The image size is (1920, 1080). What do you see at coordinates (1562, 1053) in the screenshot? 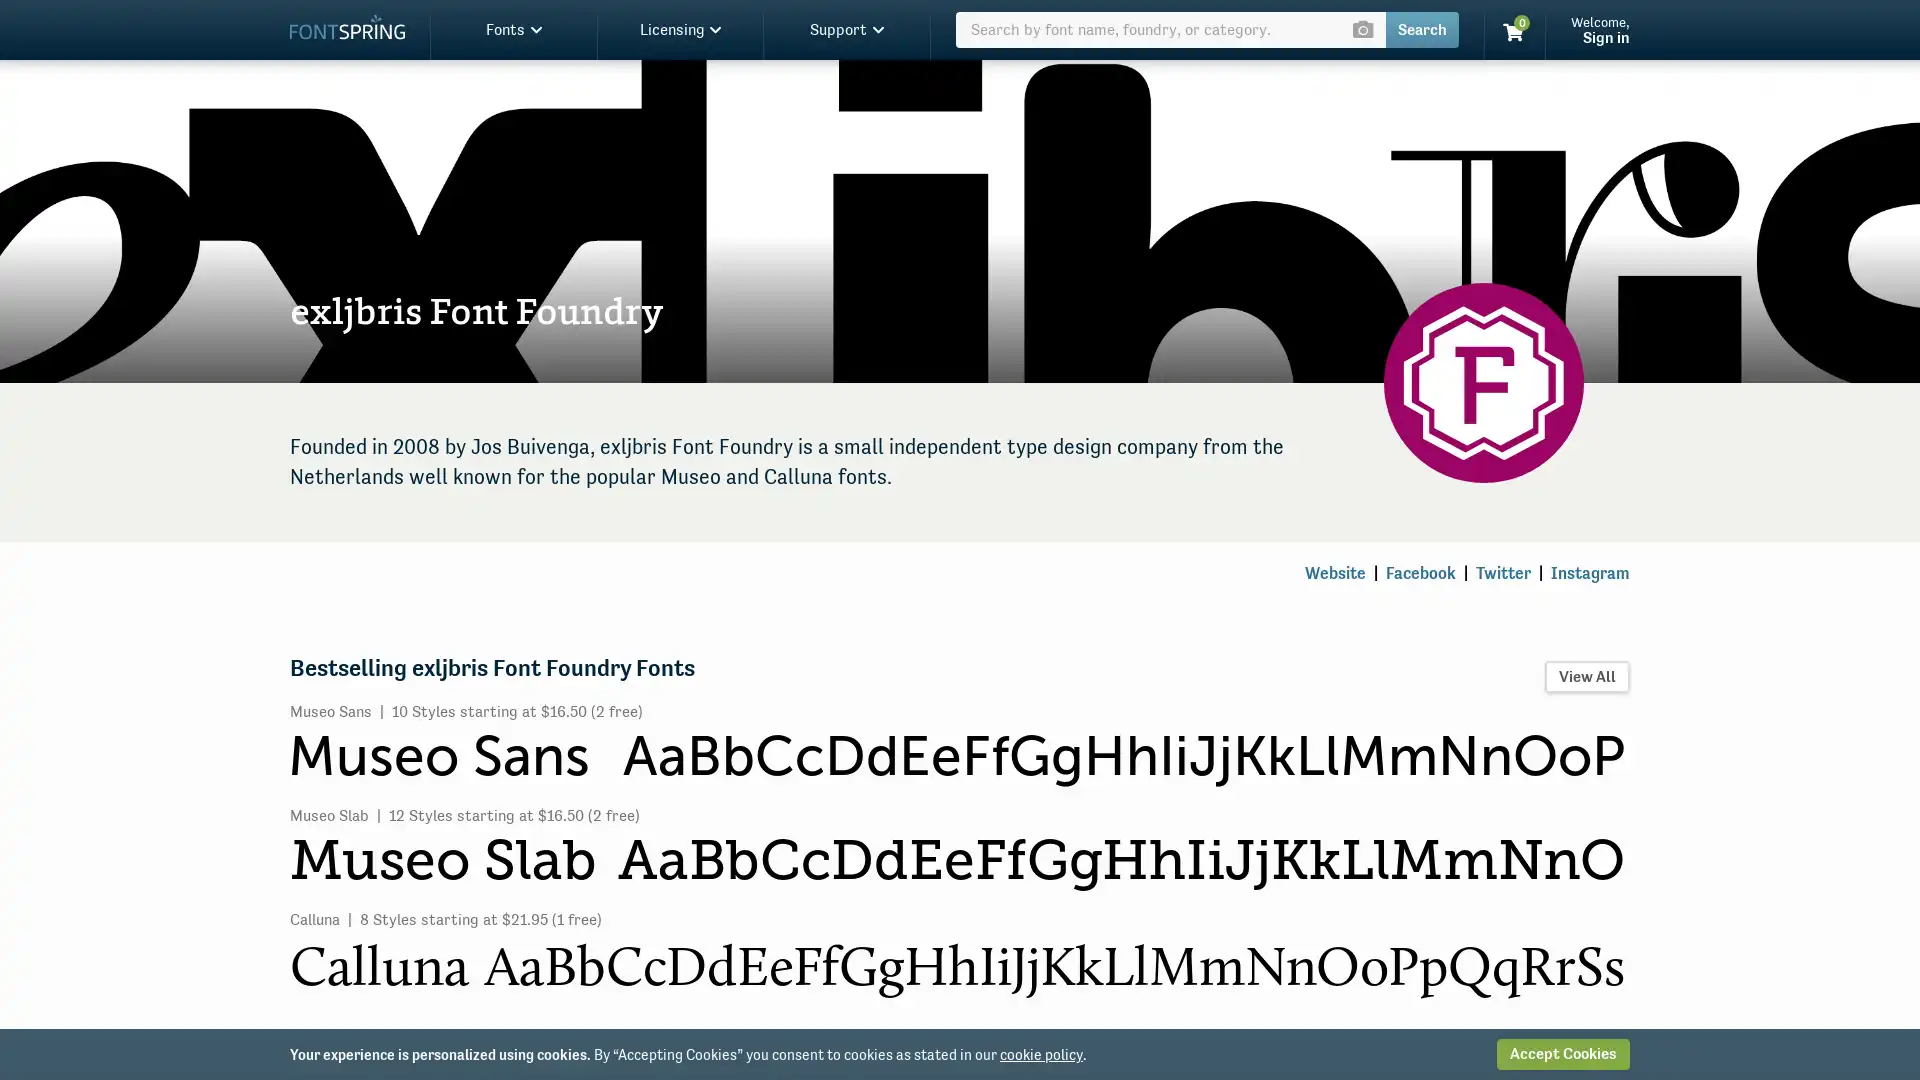
I see `Accept Cookies` at bounding box center [1562, 1053].